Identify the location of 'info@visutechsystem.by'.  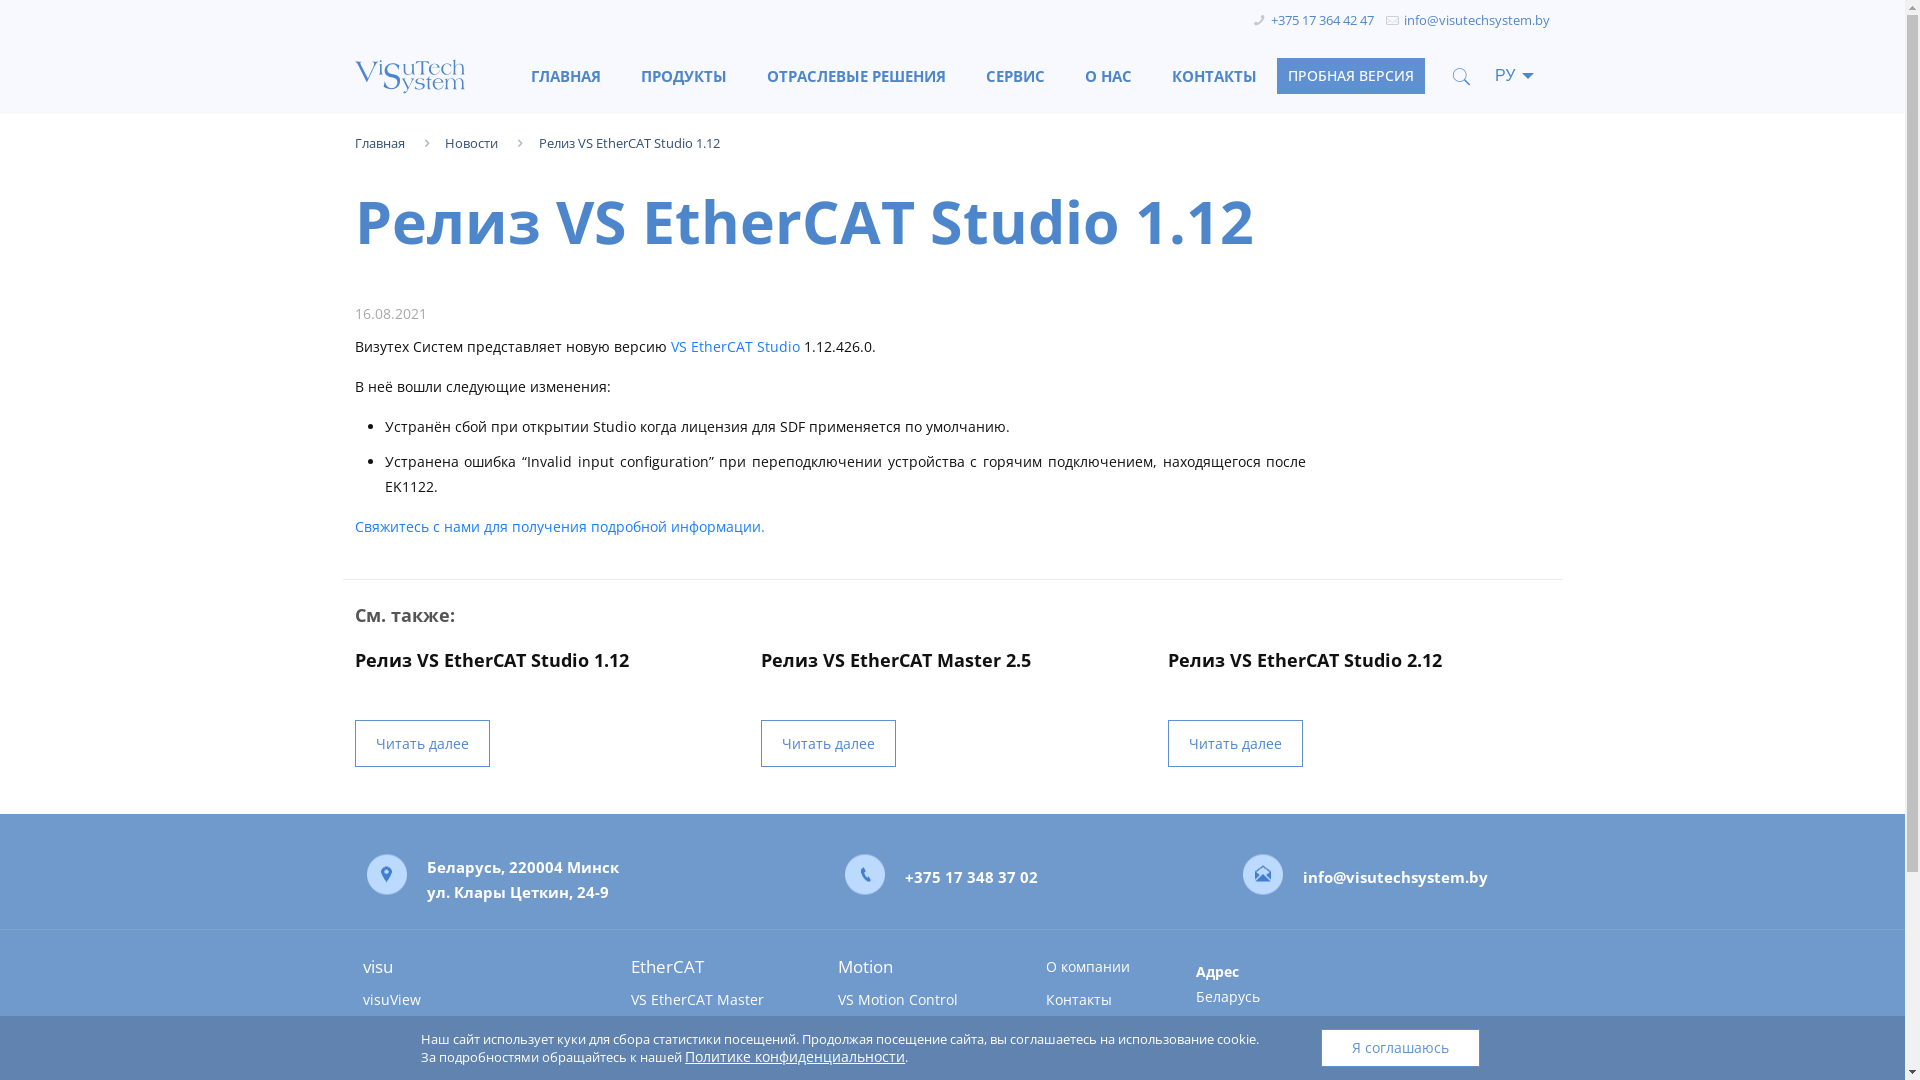
(1394, 874).